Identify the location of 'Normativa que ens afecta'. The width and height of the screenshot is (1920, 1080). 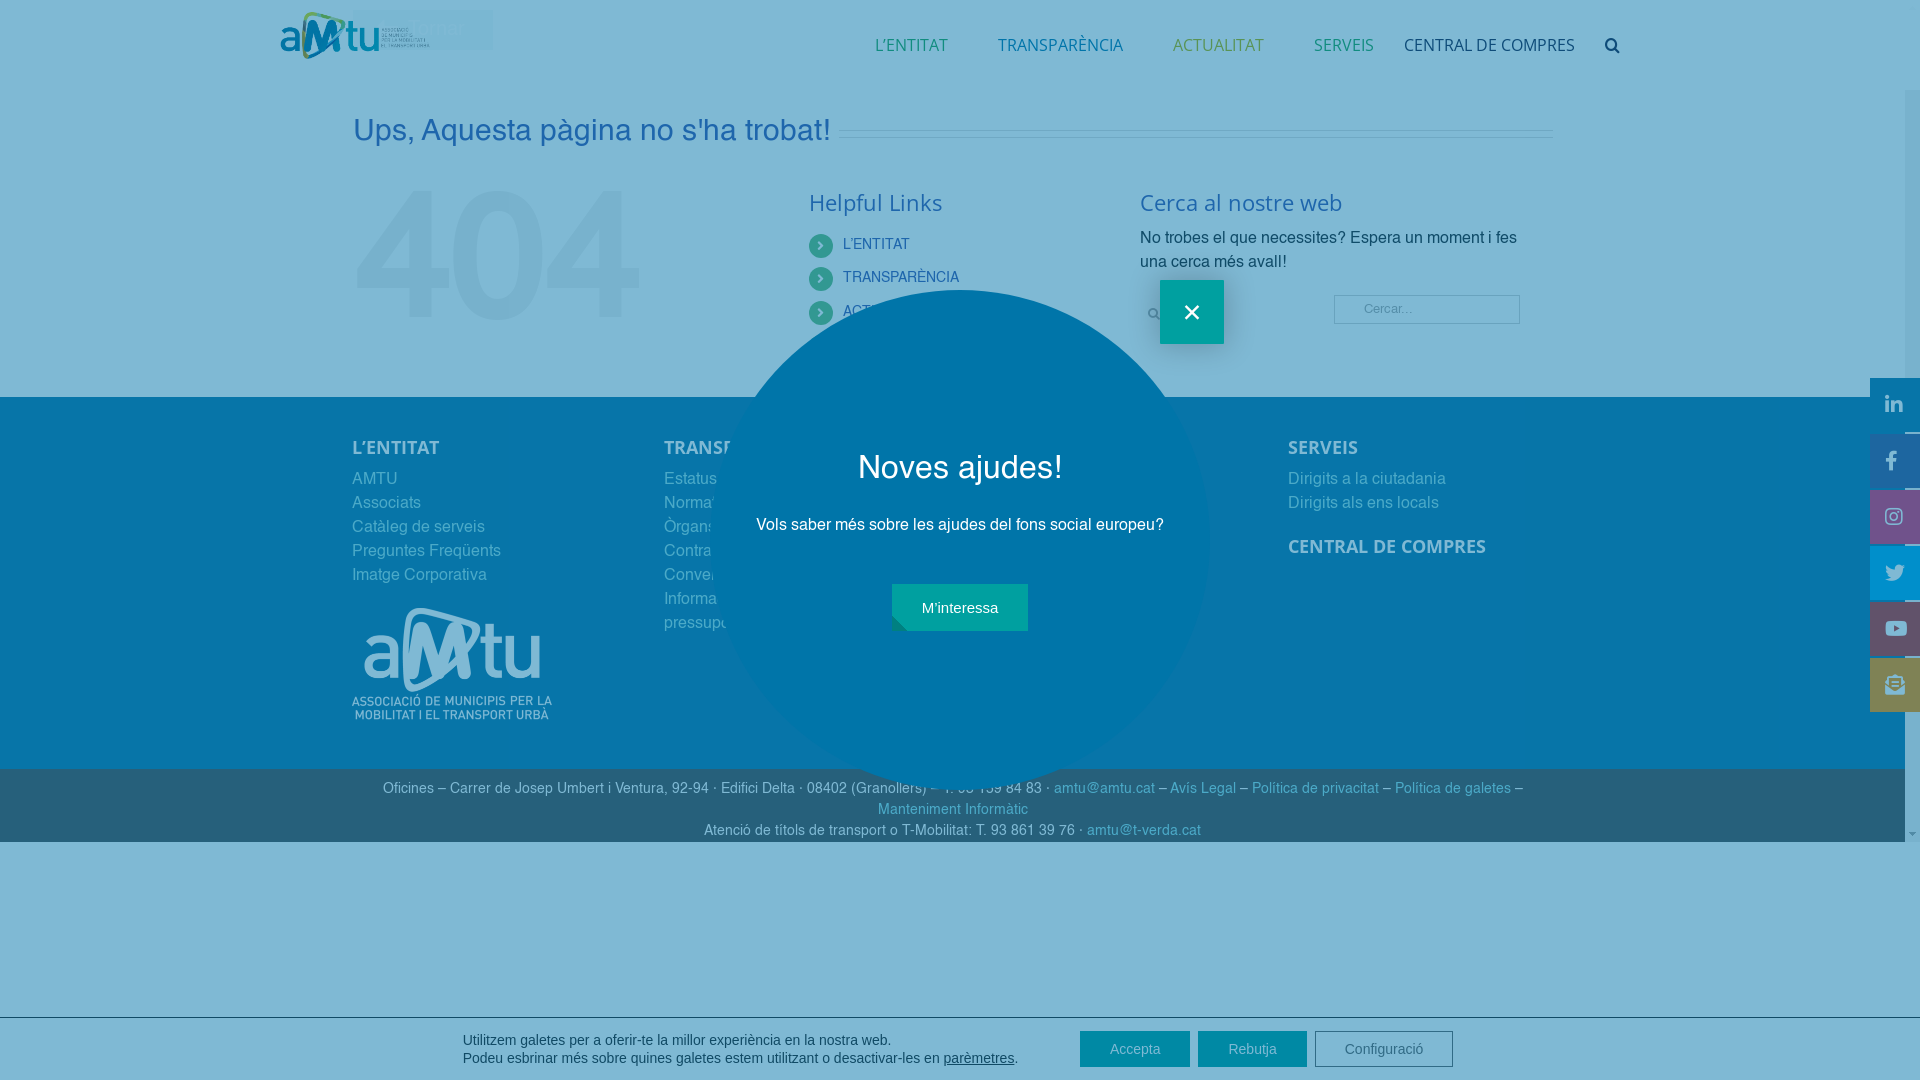
(753, 503).